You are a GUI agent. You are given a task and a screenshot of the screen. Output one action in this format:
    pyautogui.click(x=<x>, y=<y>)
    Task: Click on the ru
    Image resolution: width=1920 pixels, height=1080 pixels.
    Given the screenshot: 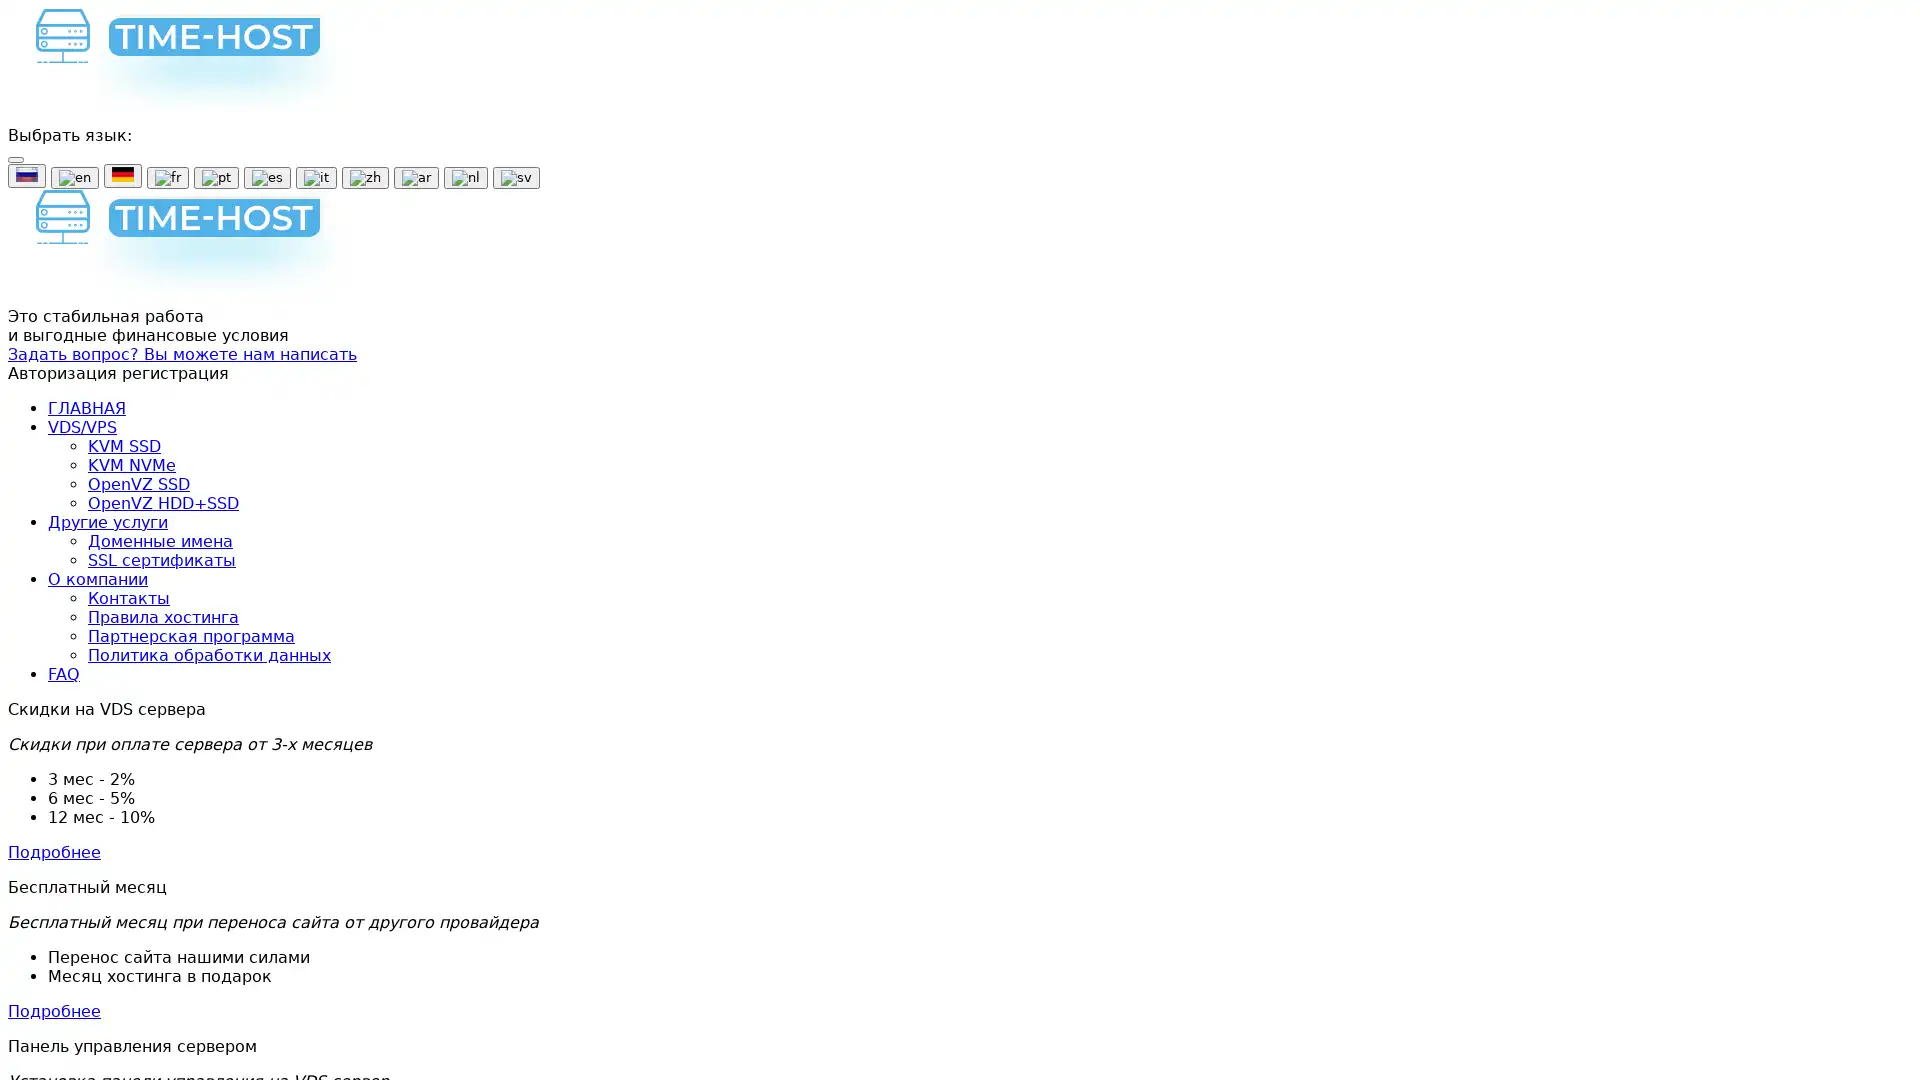 What is the action you would take?
    pyautogui.click(x=27, y=175)
    